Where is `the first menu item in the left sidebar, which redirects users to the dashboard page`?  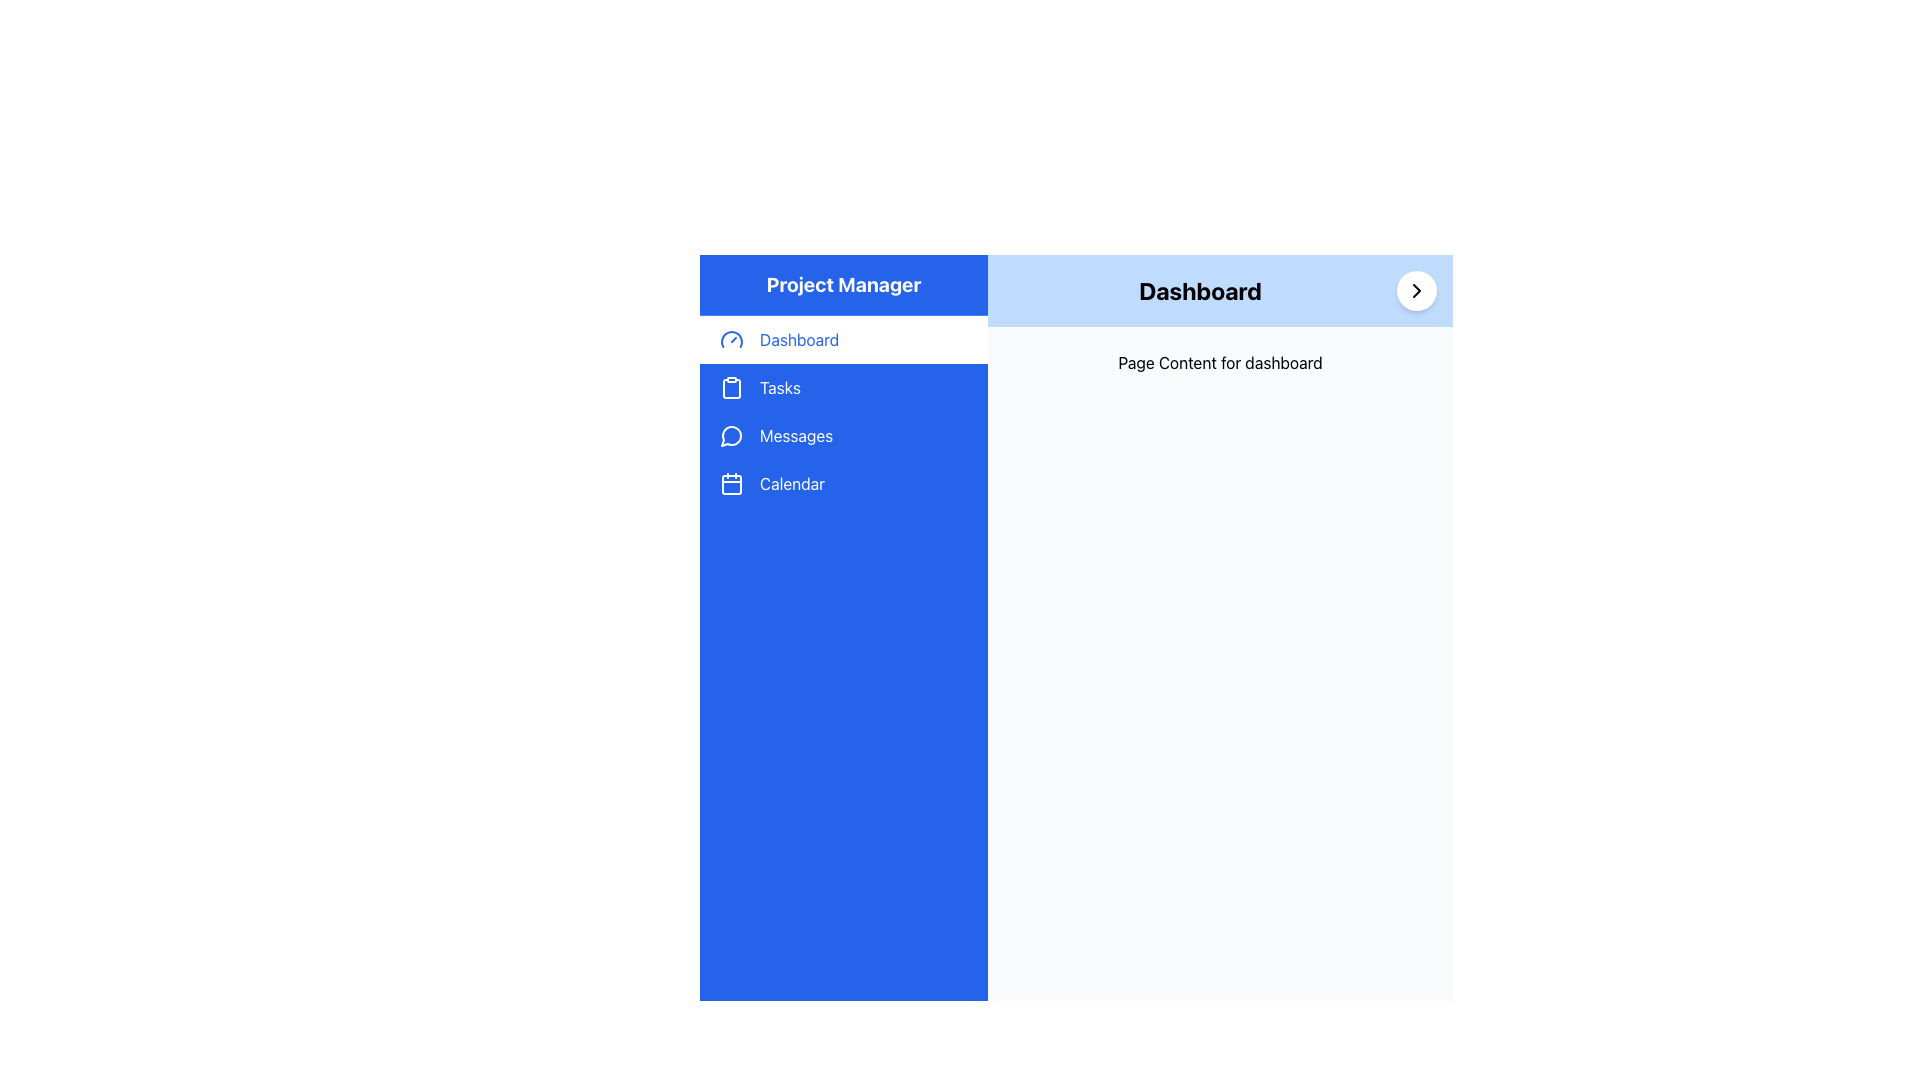
the first menu item in the left sidebar, which redirects users to the dashboard page is located at coordinates (844, 338).